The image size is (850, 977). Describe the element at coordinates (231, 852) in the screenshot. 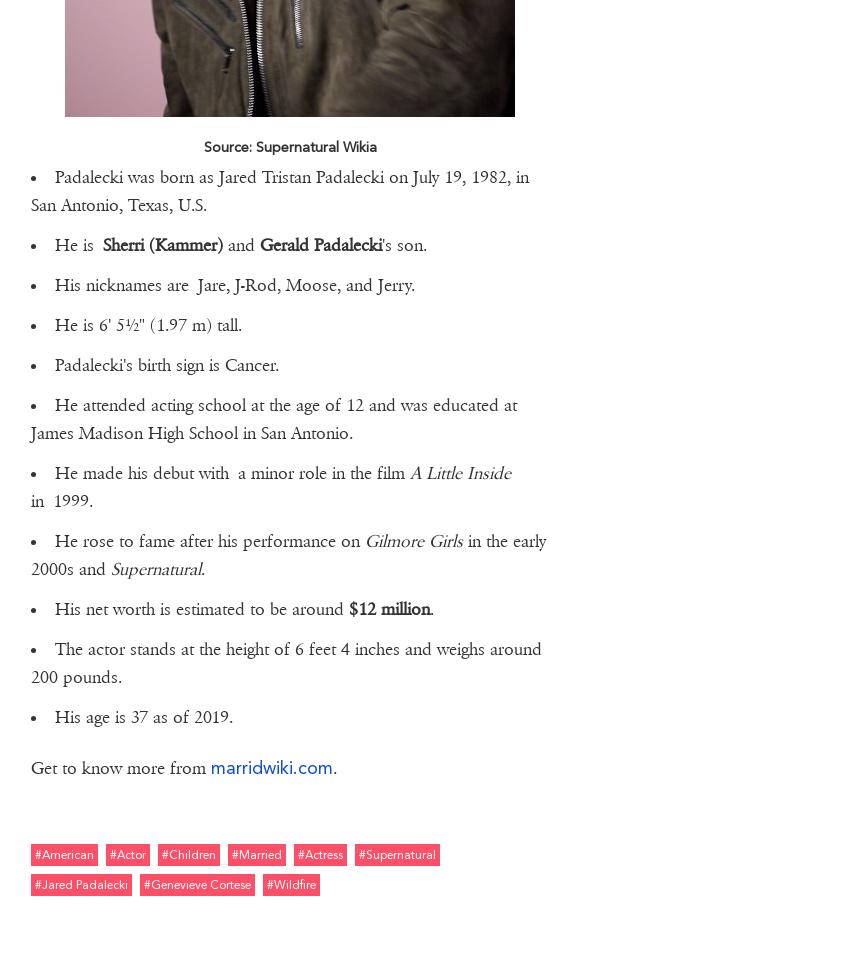

I see `'#married'` at that location.